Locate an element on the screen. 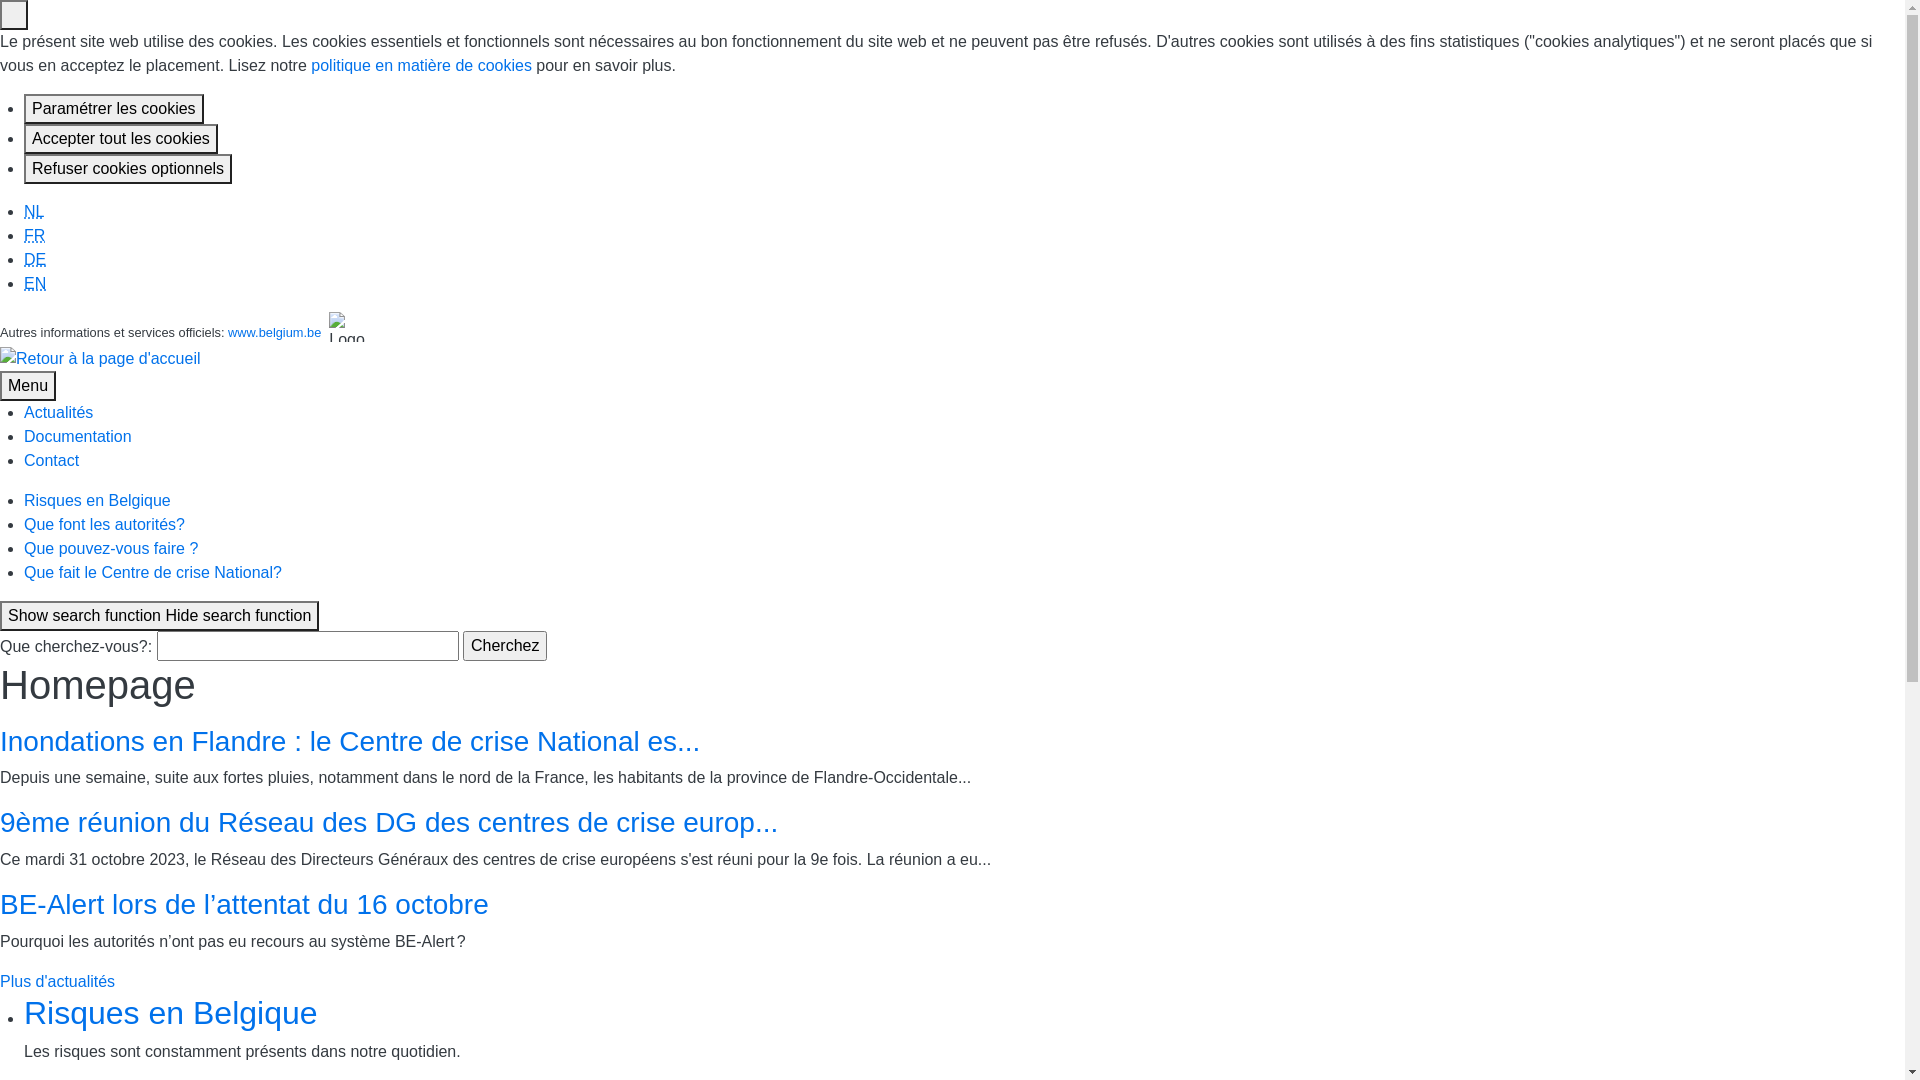 Image resolution: width=1920 pixels, height=1080 pixels. 'EN' is located at coordinates (34, 283).